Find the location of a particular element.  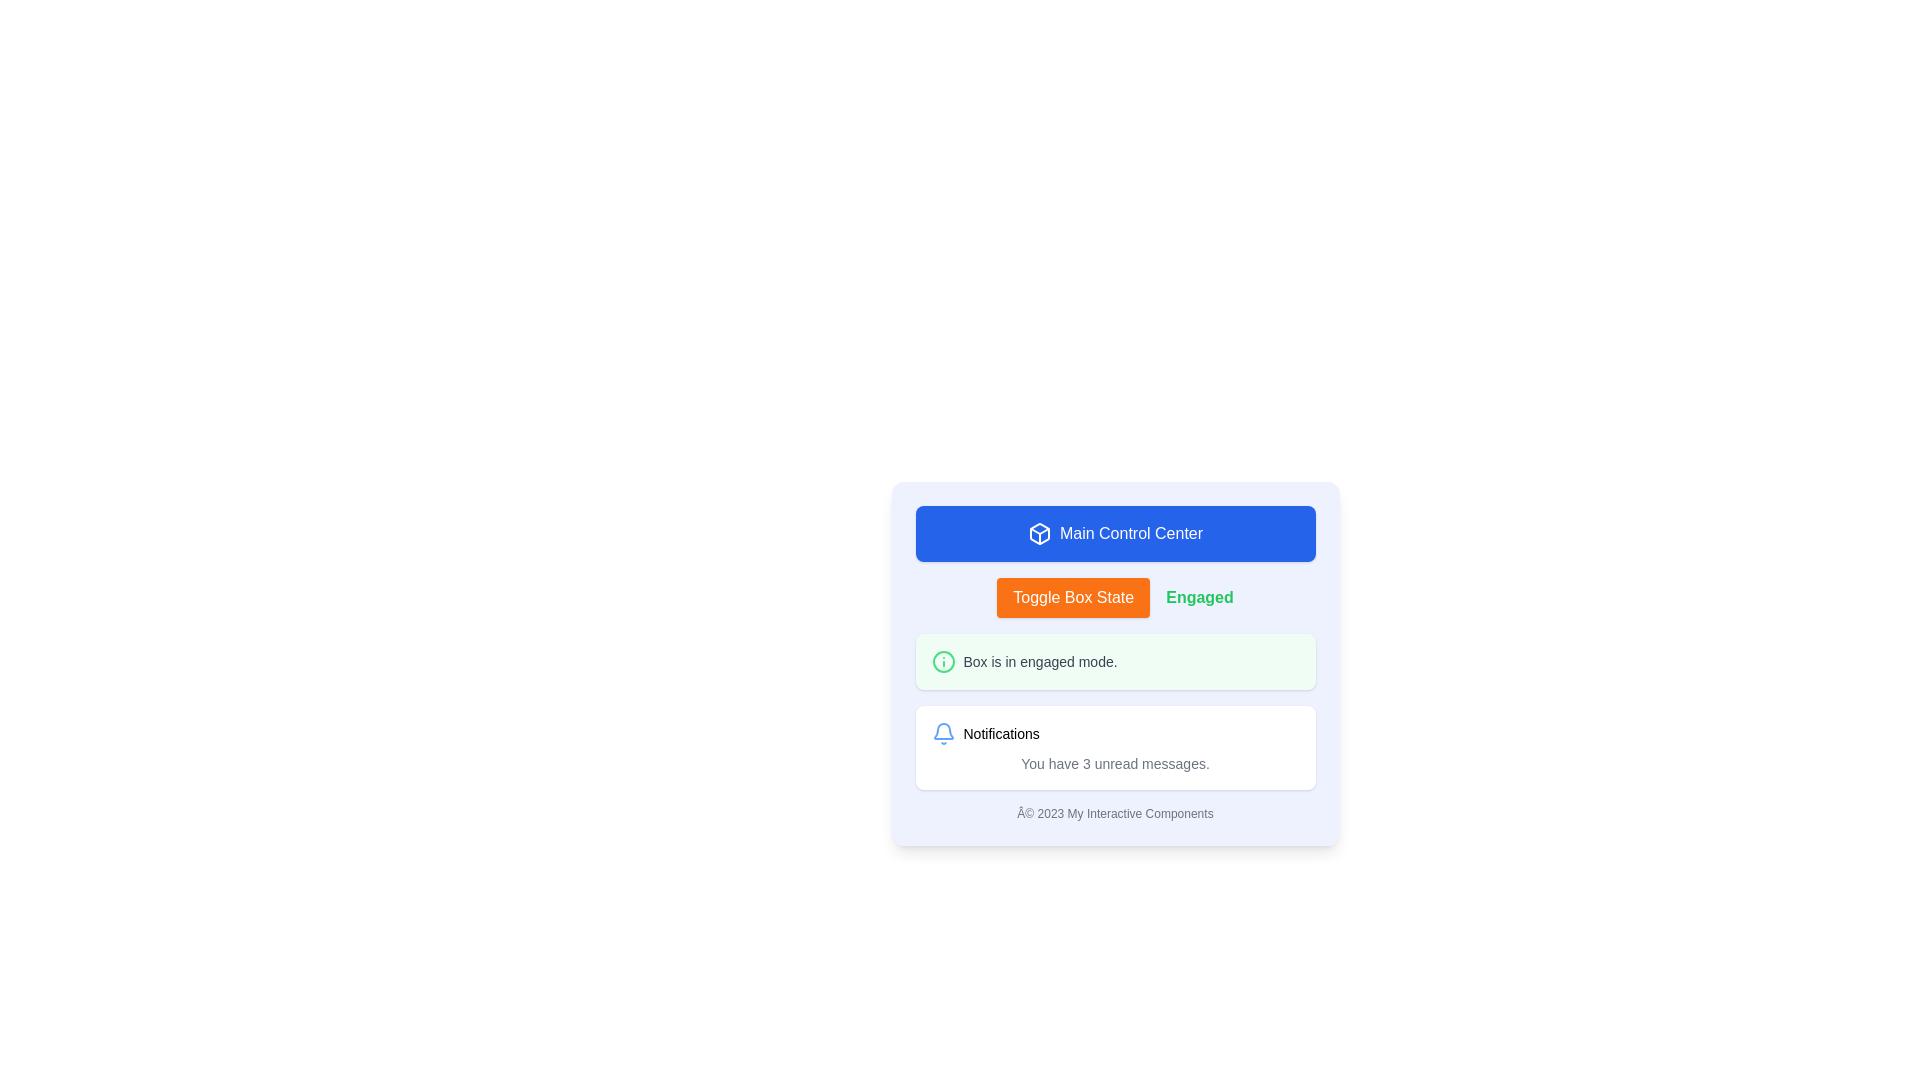

the text label displaying 'Engaged' in bold, green, sans-serif font, located to the right of the 'Toggle Box State' button is located at coordinates (1200, 596).